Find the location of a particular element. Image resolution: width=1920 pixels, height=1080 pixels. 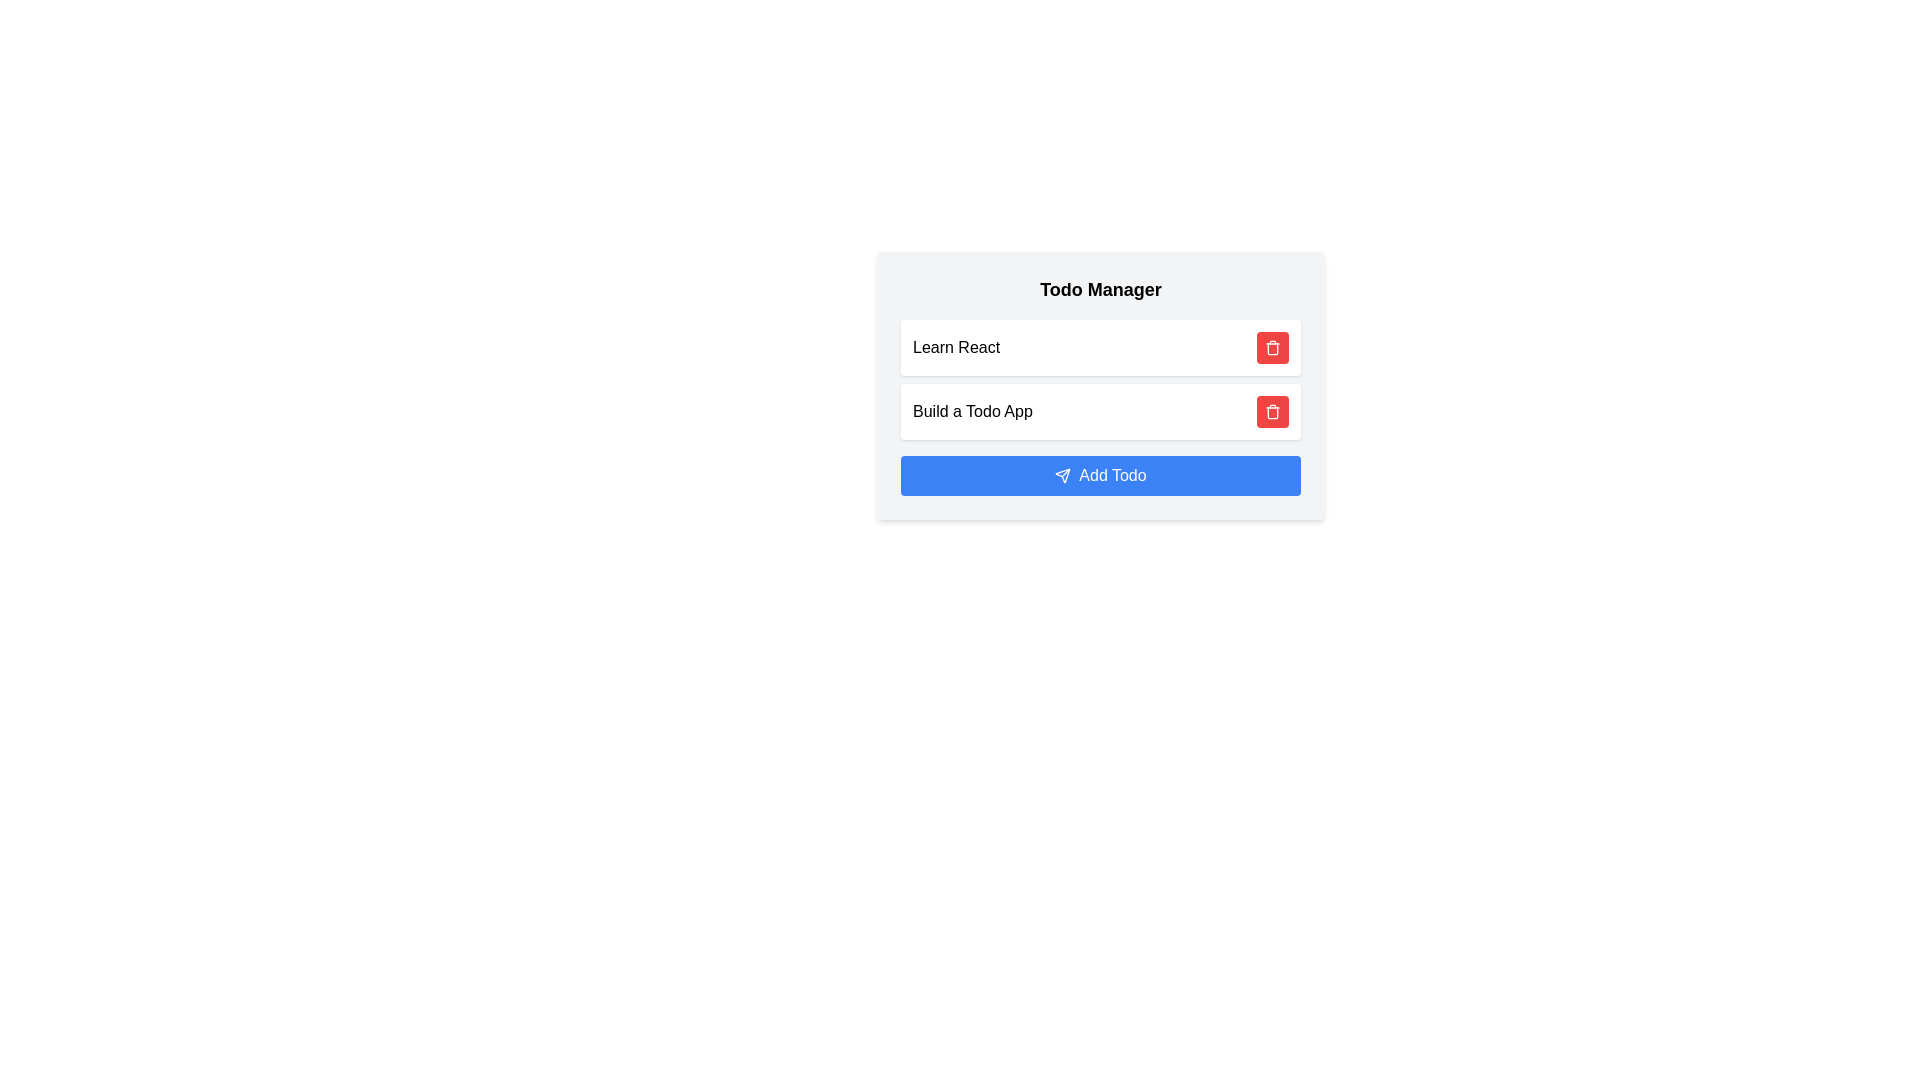

inline text label indicating the action performed when the 'Add Todo' button is clicked, which is located centered below the task list section is located at coordinates (1112, 475).